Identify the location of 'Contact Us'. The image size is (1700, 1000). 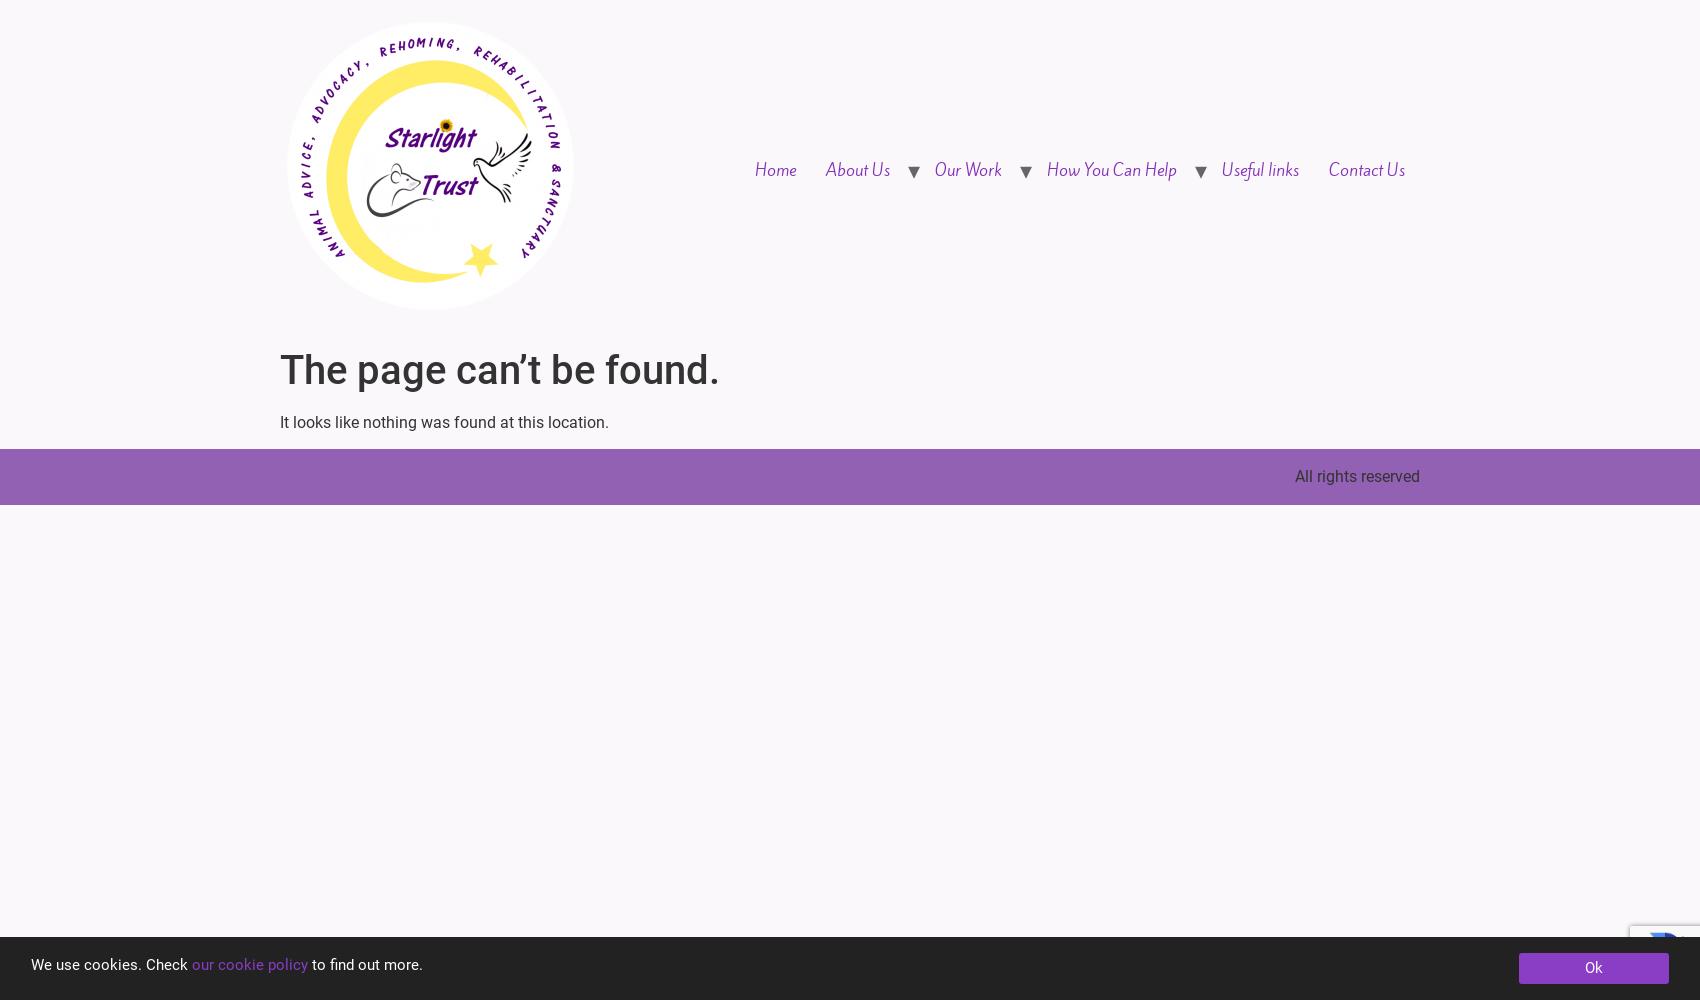
(1366, 169).